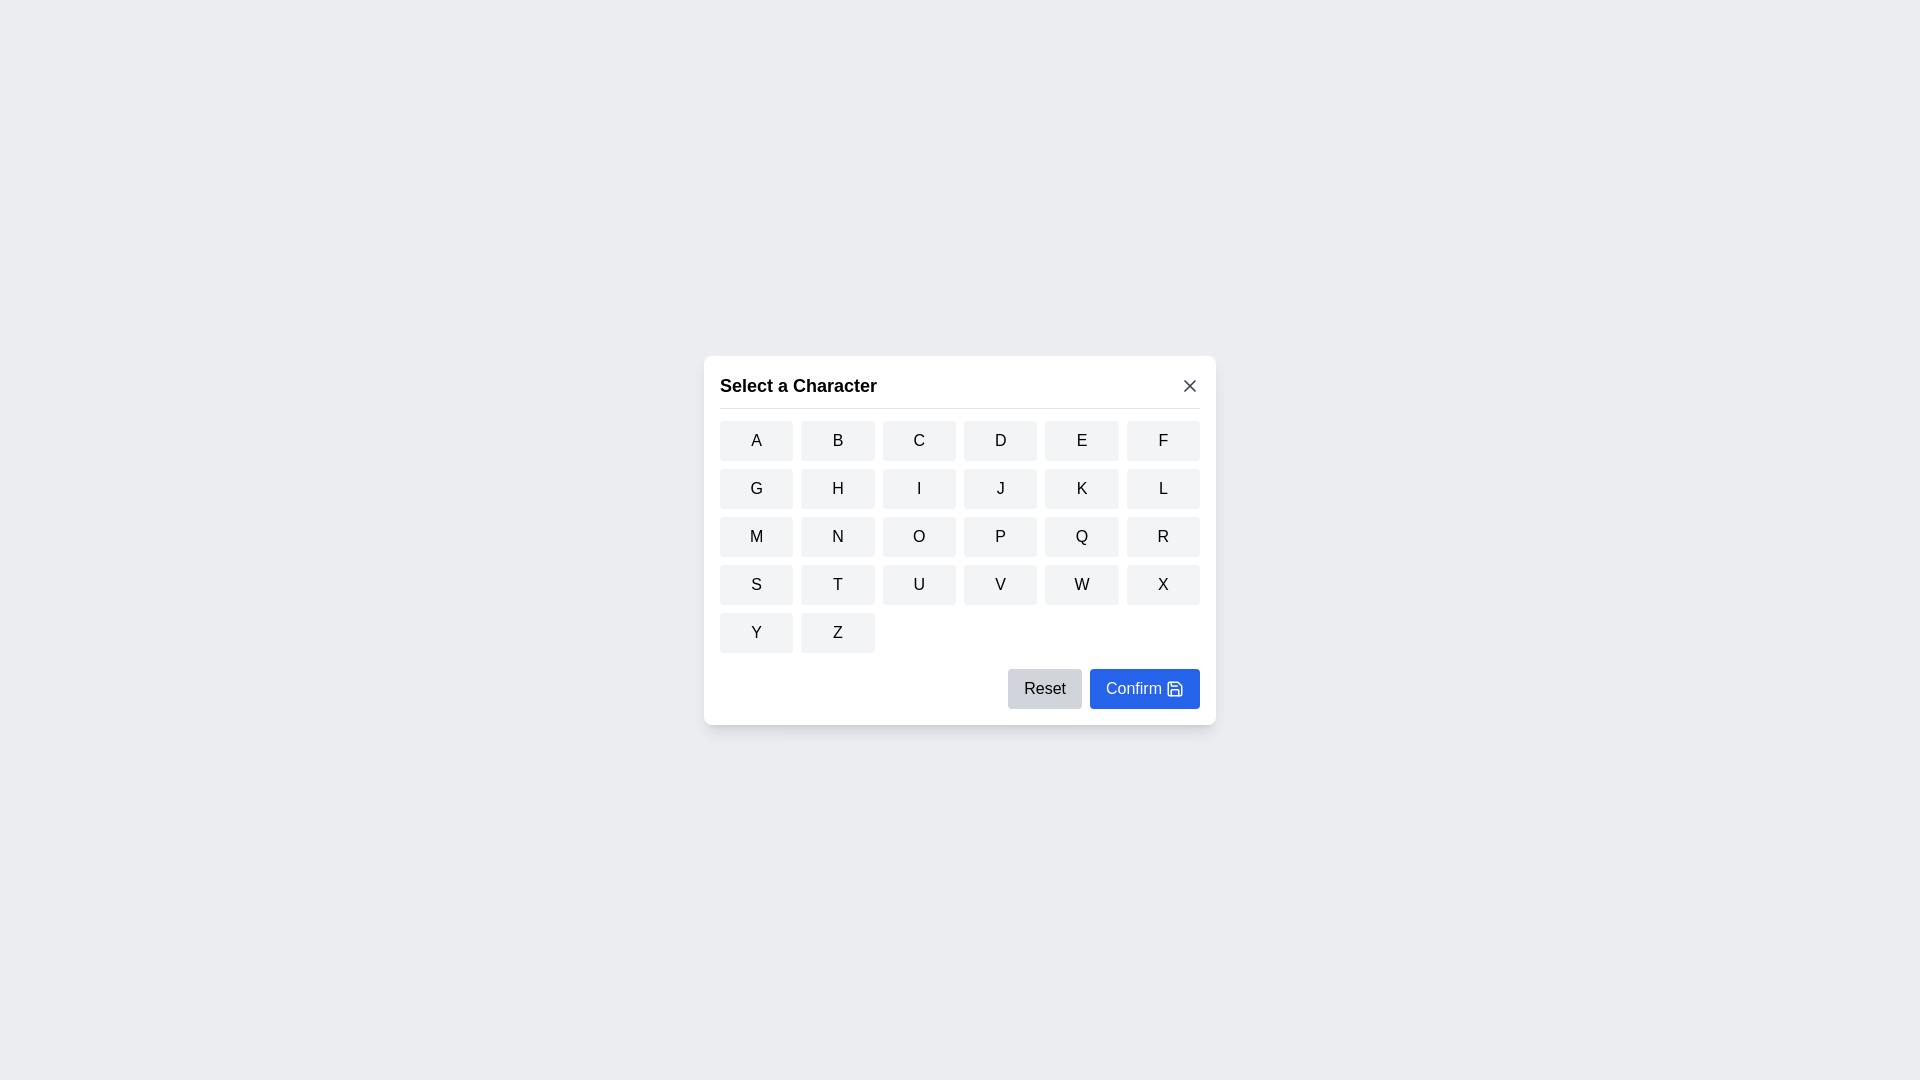 The image size is (1920, 1080). What do you see at coordinates (838, 438) in the screenshot?
I see `the button corresponding to the character B to select it` at bounding box center [838, 438].